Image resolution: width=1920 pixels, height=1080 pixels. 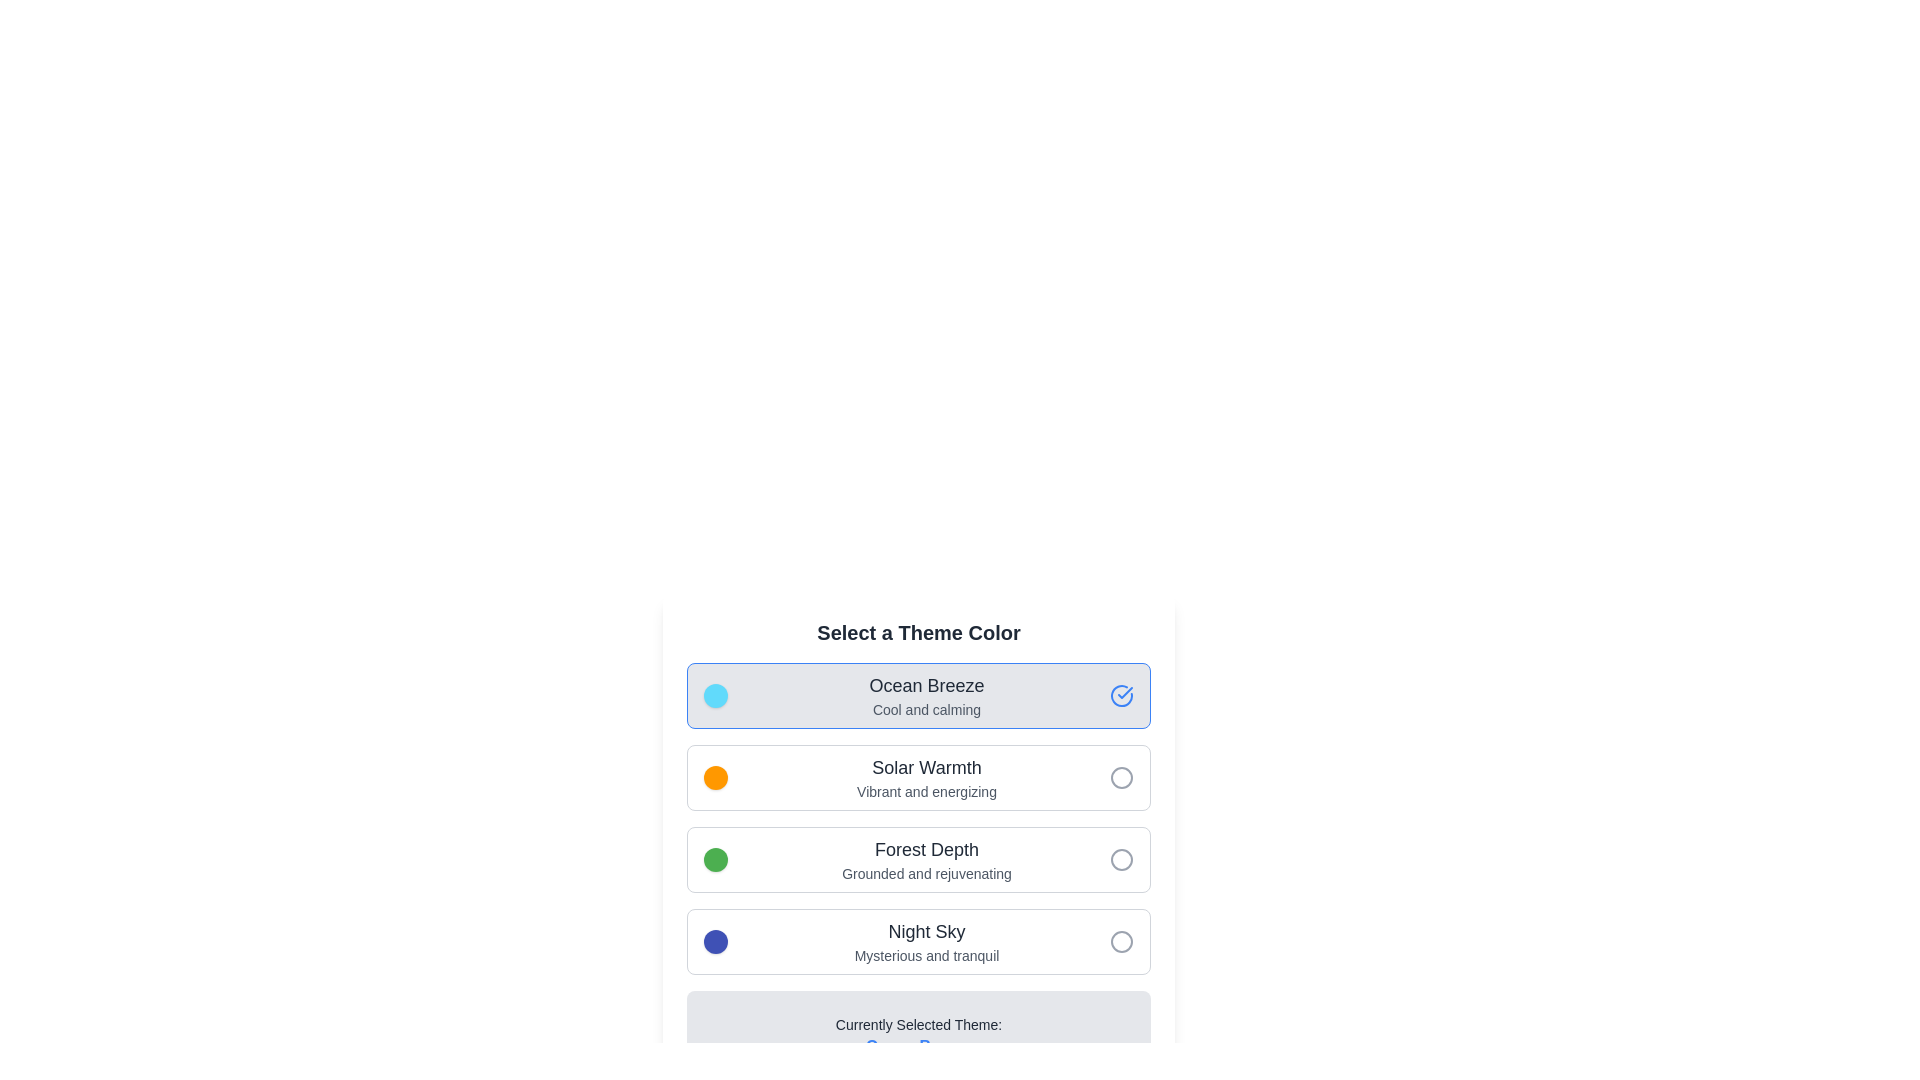 I want to click on the Text label that indicates the purpose of the section for selecting a theme color, positioned at the top of the section, so click(x=917, y=632).